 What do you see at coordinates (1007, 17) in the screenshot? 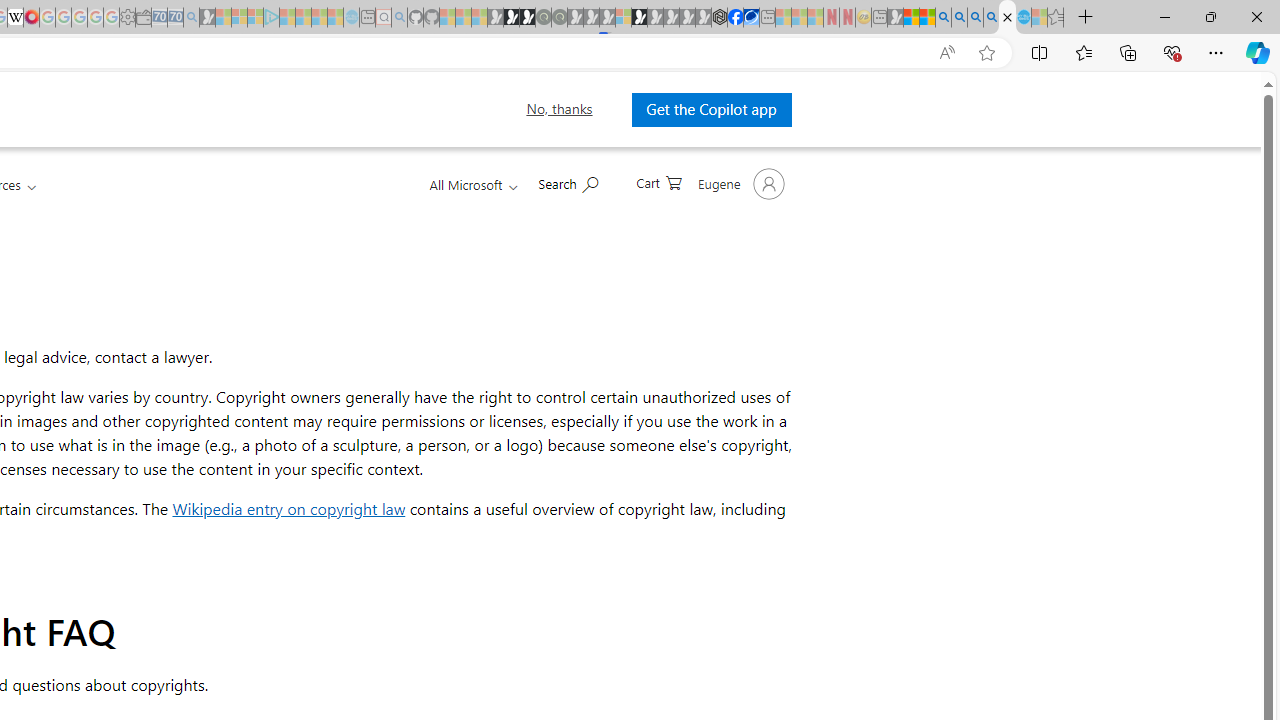
I see `'Copyrights | Microsoft Legal'` at bounding box center [1007, 17].